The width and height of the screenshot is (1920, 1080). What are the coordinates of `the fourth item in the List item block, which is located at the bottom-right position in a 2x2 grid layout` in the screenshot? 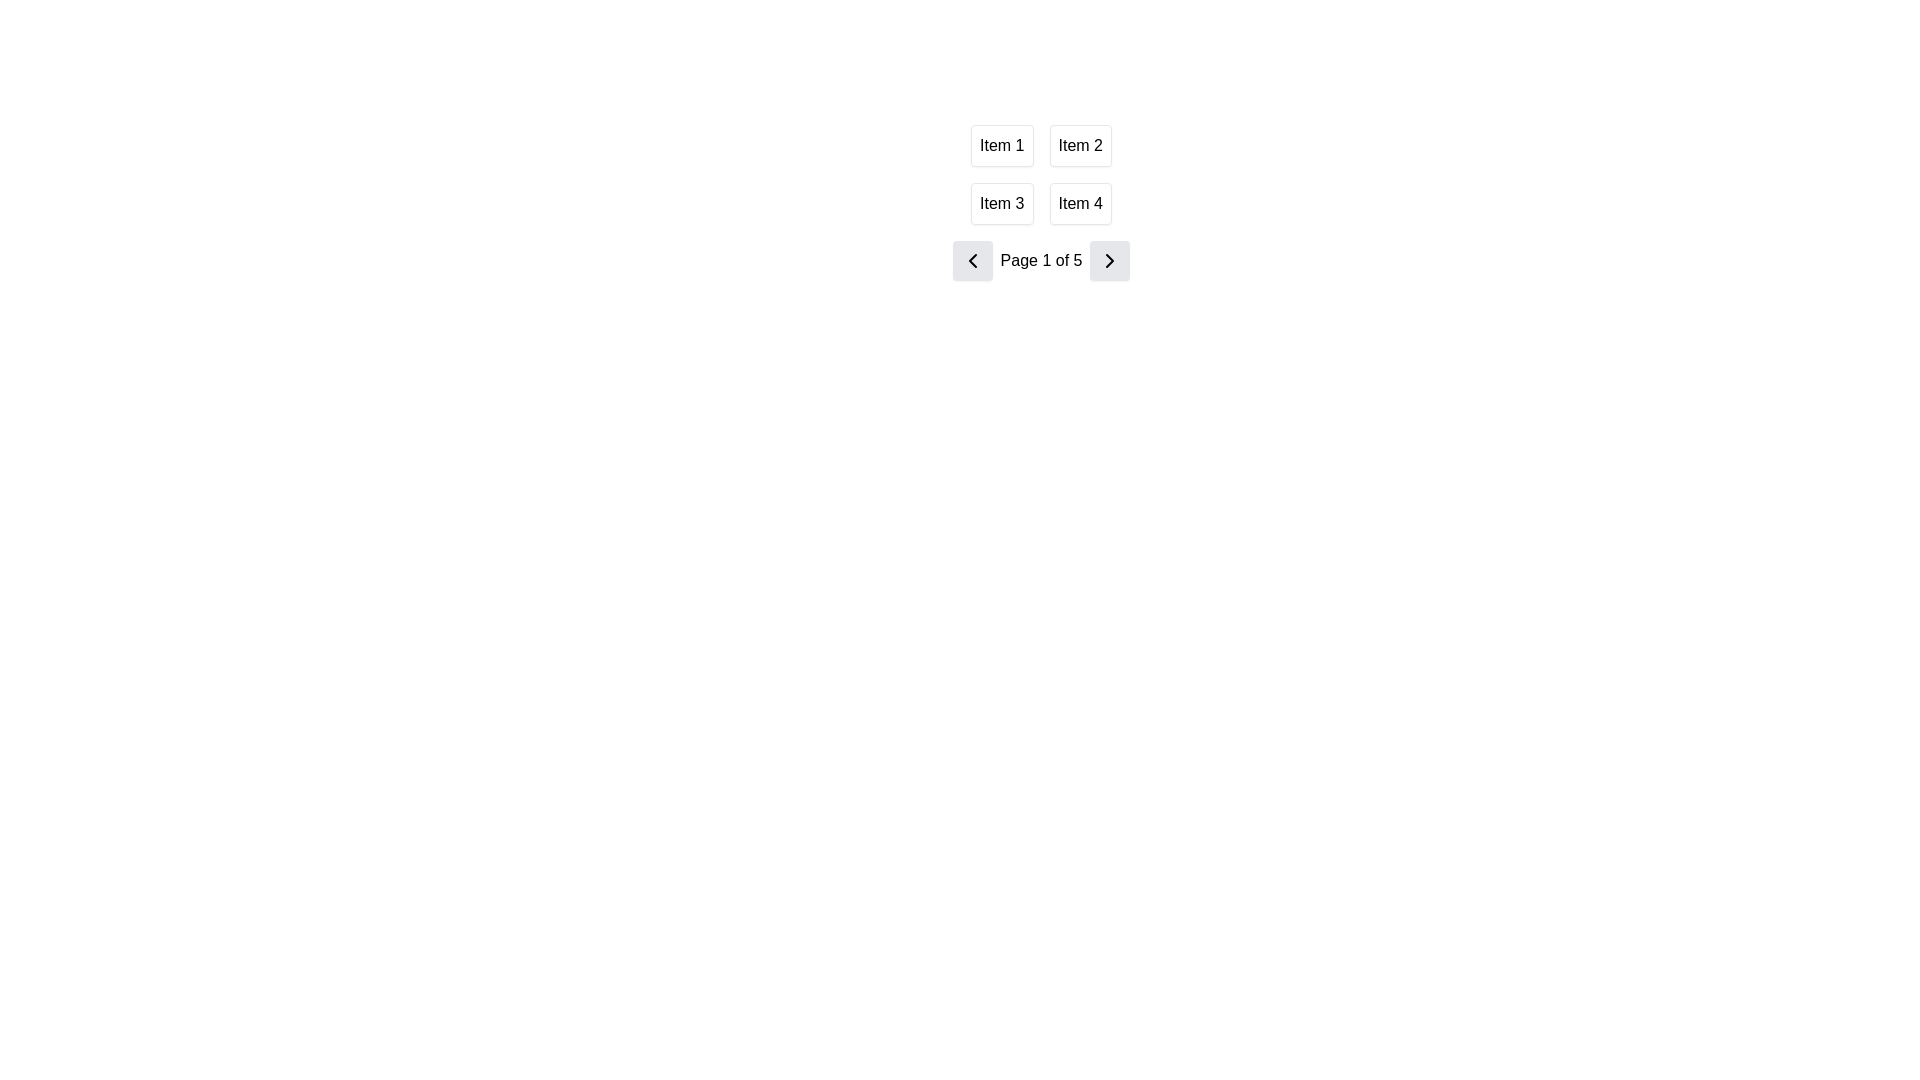 It's located at (1079, 204).